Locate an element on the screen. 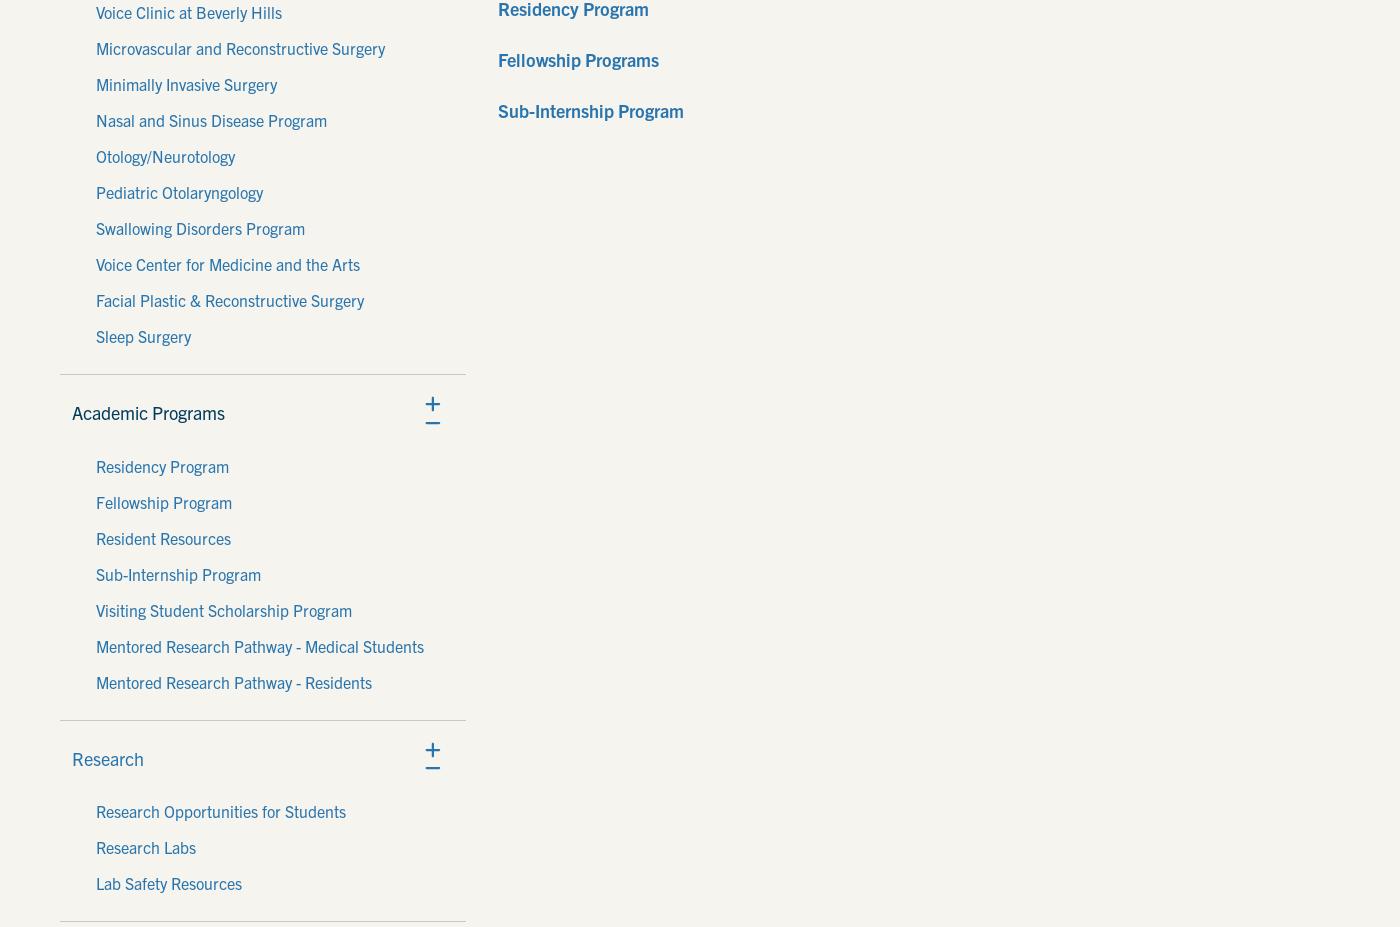 The height and width of the screenshot is (927, 1400). 'Voice Center for Medicine and the Arts' is located at coordinates (228, 264).